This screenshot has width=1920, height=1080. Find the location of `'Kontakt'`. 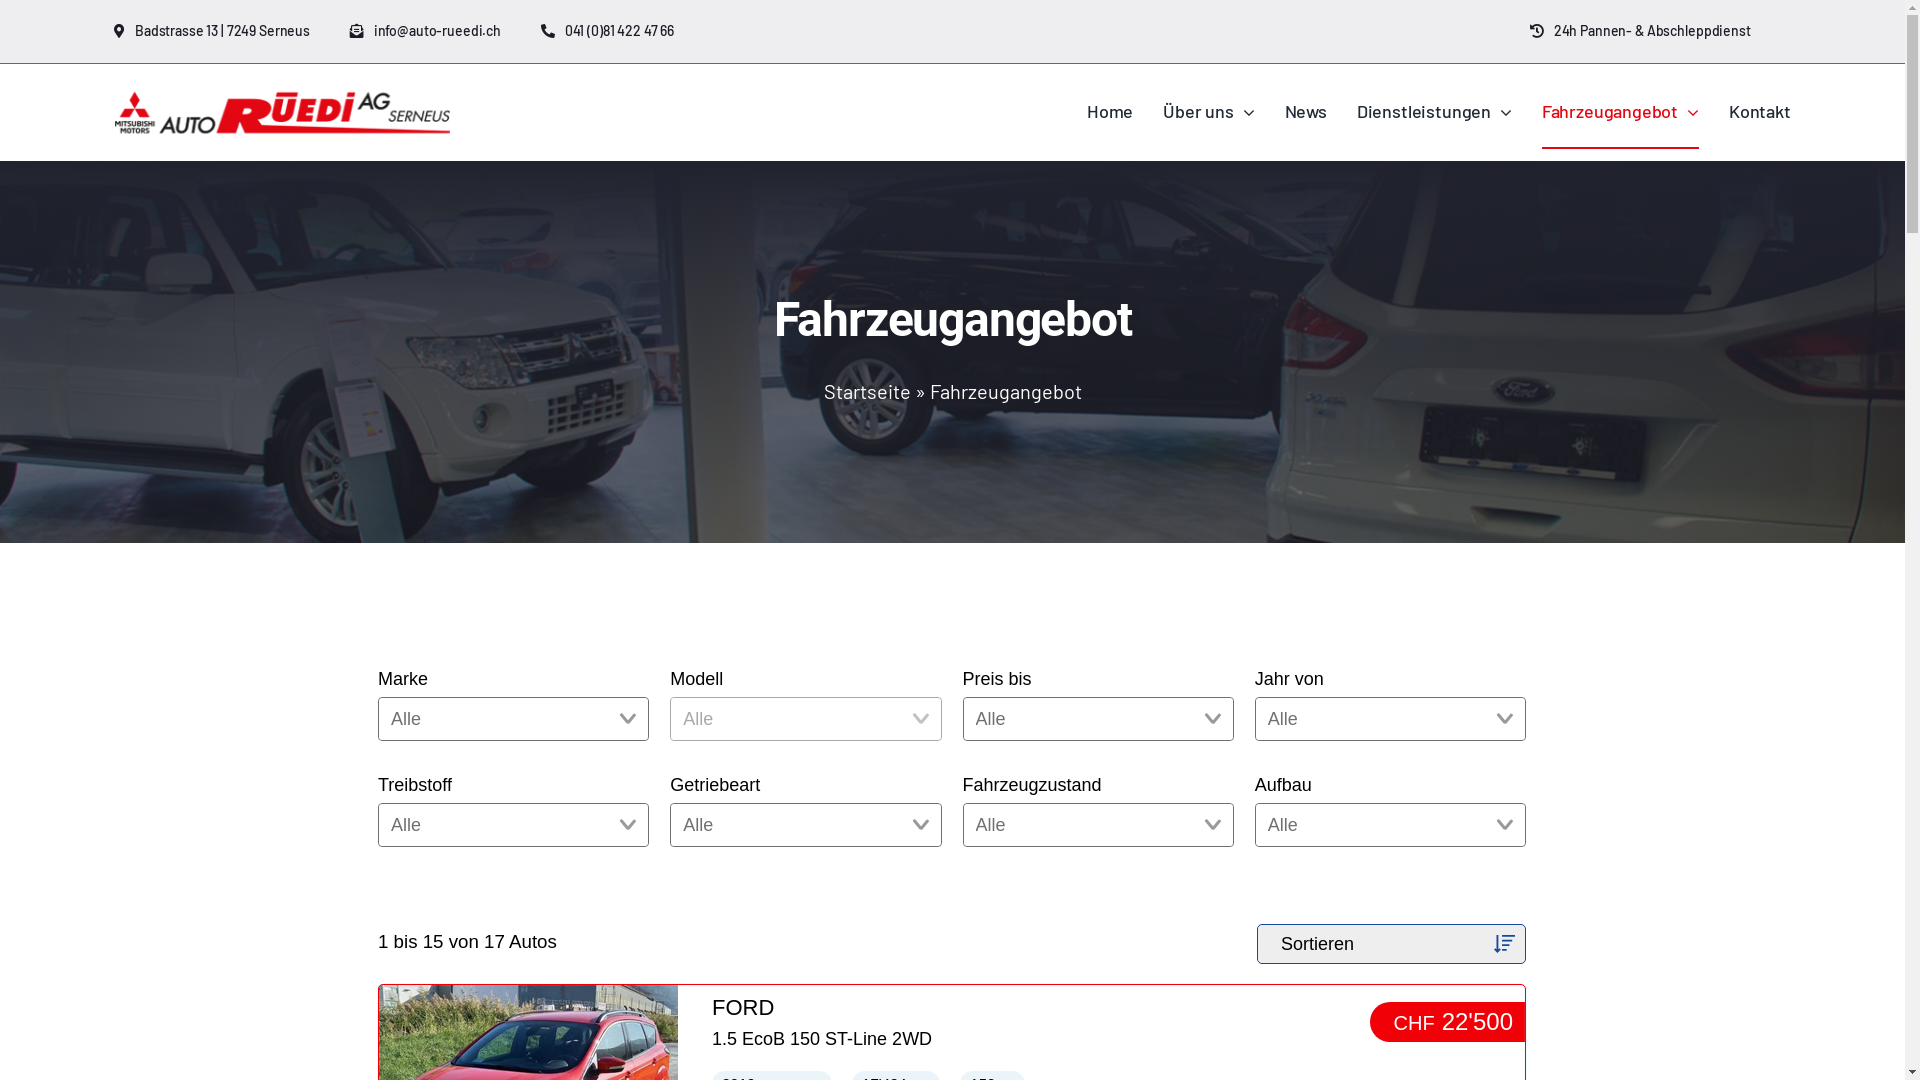

'Kontakt' is located at coordinates (1760, 112).